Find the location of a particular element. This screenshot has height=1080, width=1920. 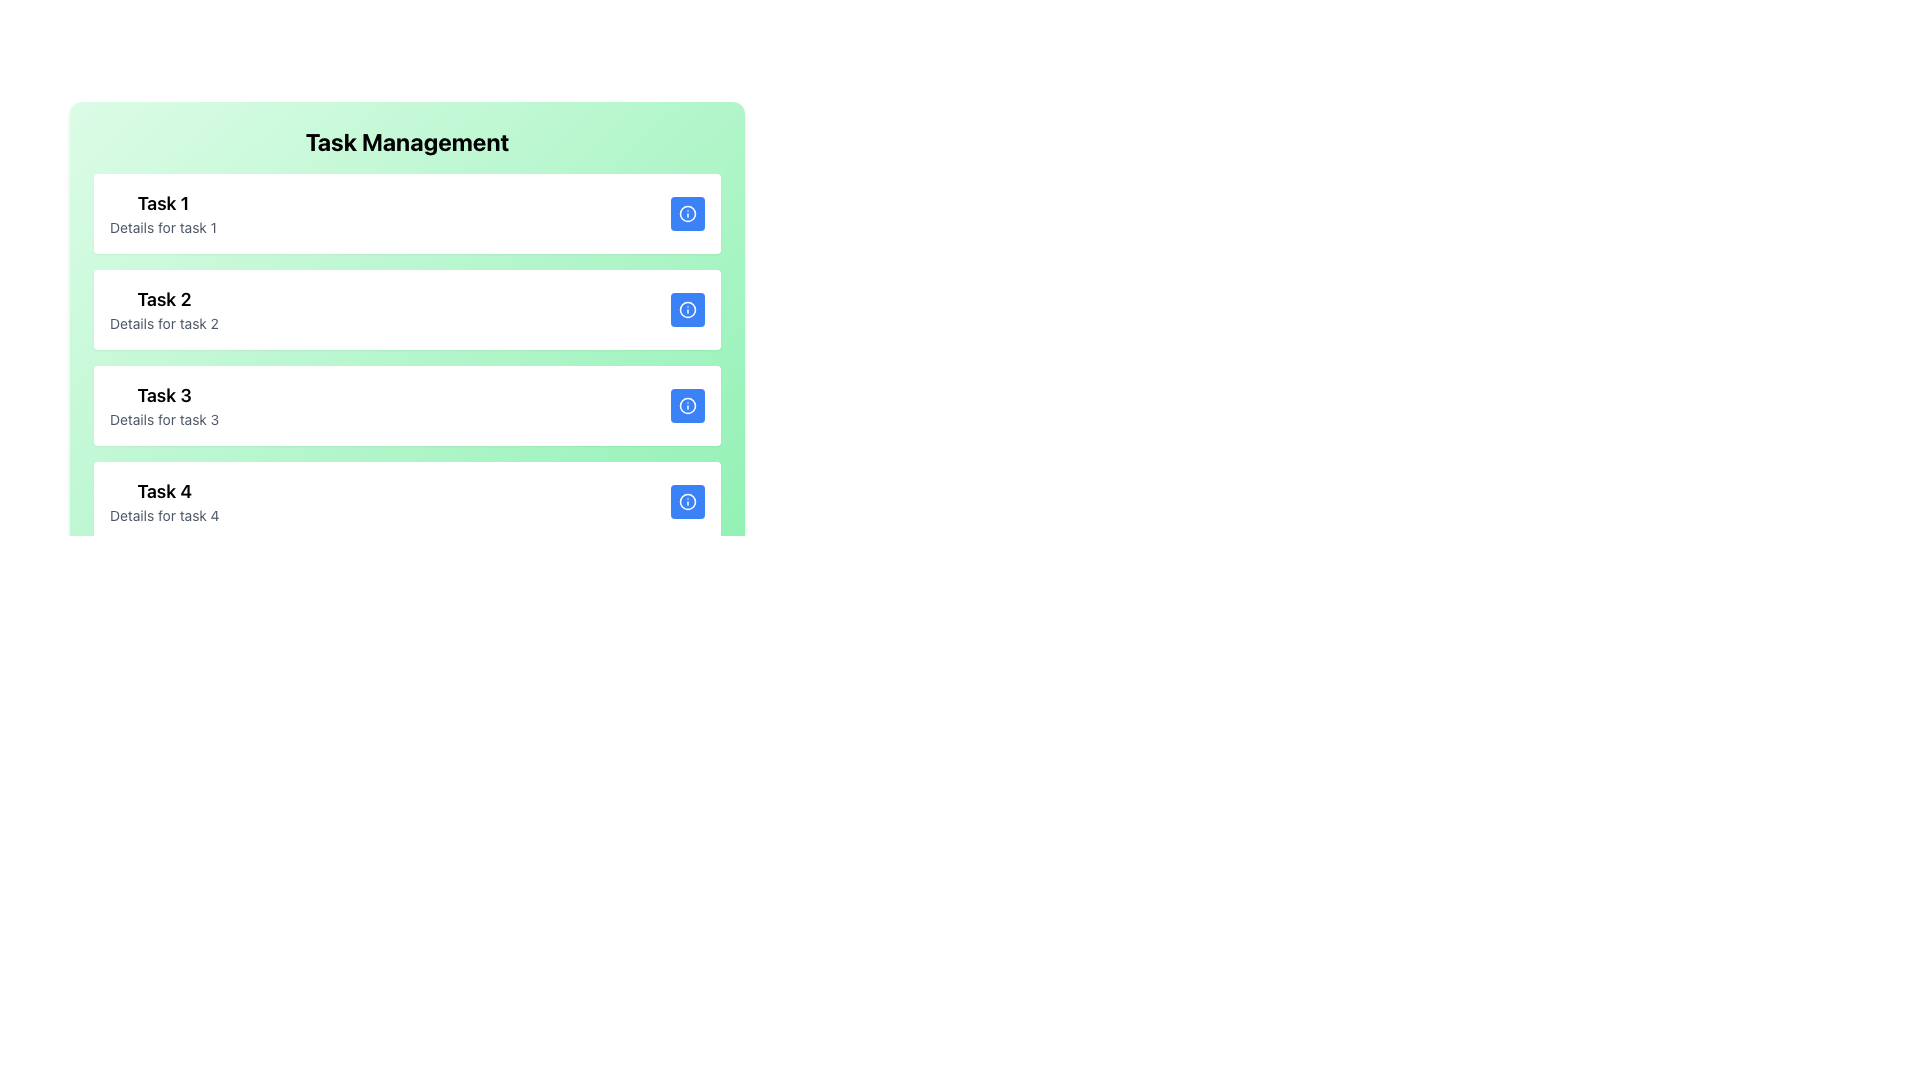

the bold, black text label that reads 'Task 2', which serves as a heading for the second task card in the task management section is located at coordinates (164, 300).